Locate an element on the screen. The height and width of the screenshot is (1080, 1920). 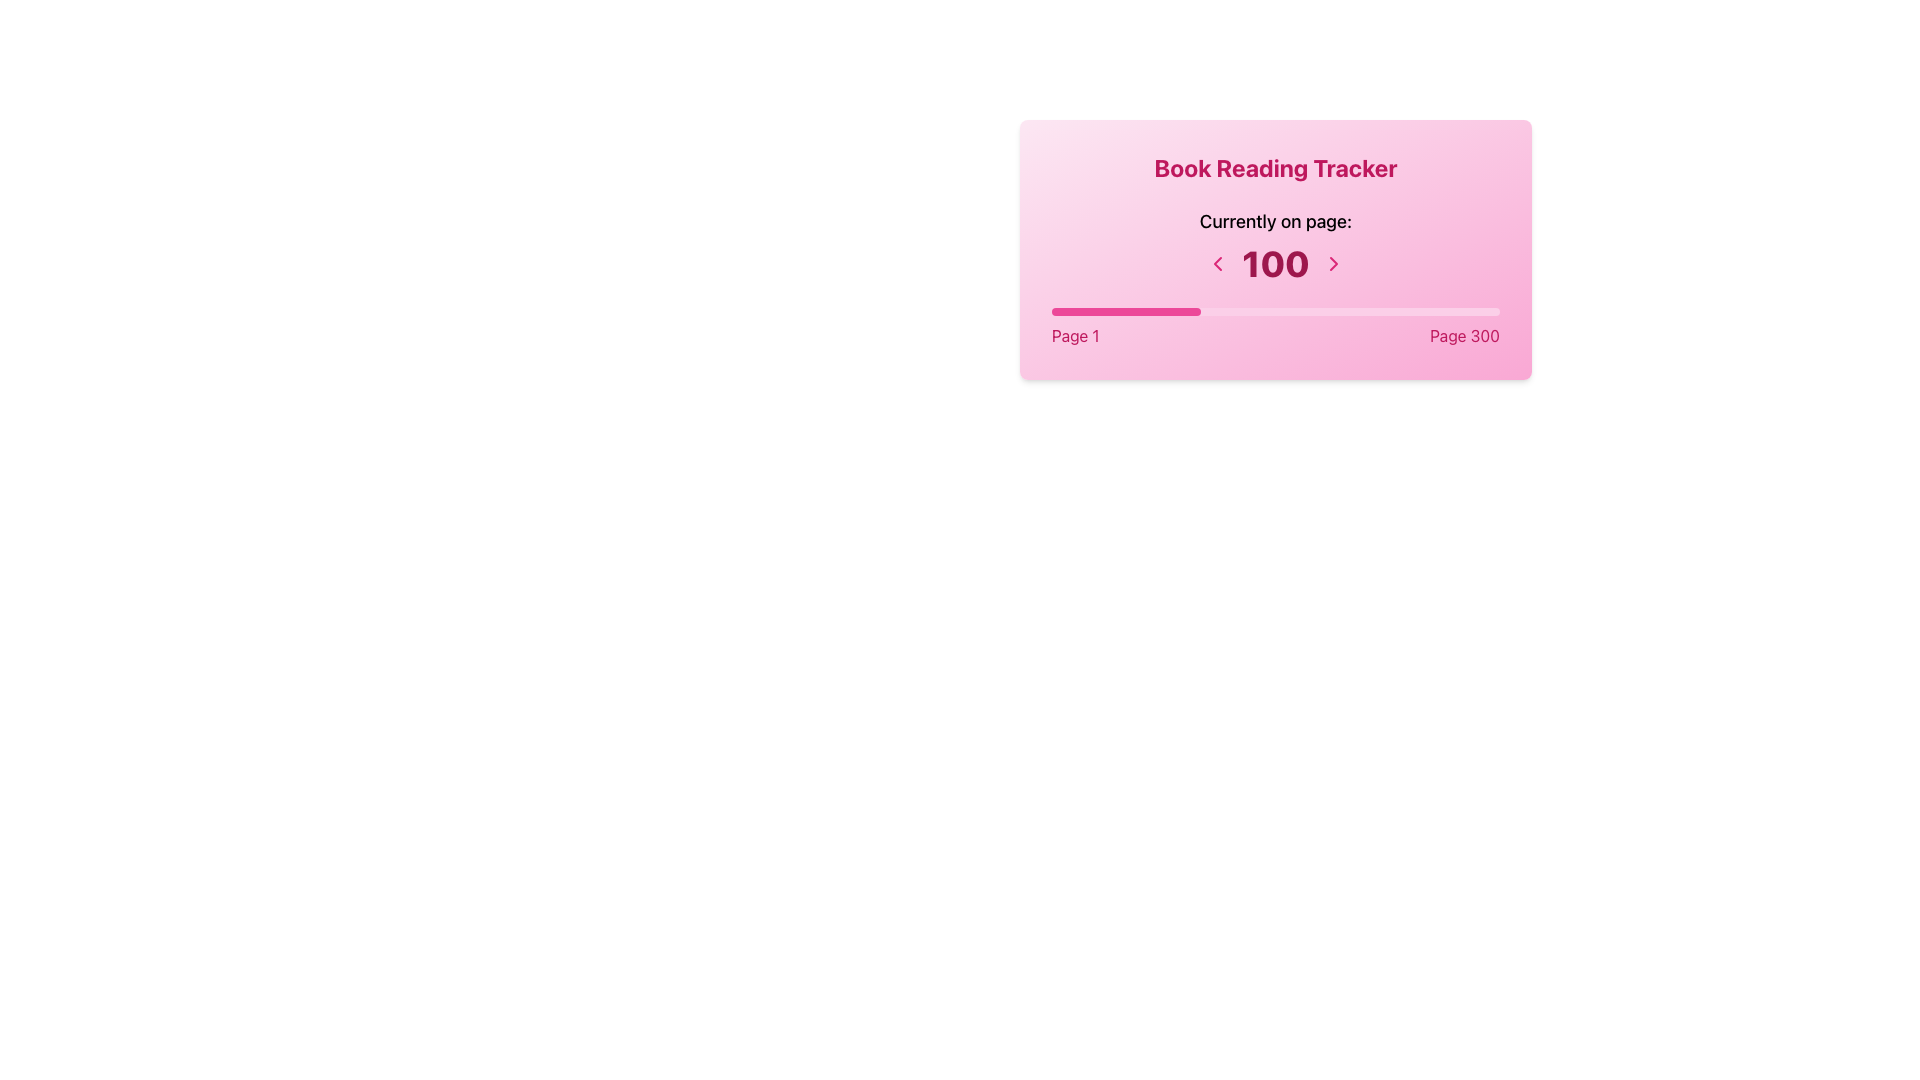
the forward navigation SVG icon located directly to the right of the displayed number (100) in the 'Currently on page' section is located at coordinates (1333, 262).